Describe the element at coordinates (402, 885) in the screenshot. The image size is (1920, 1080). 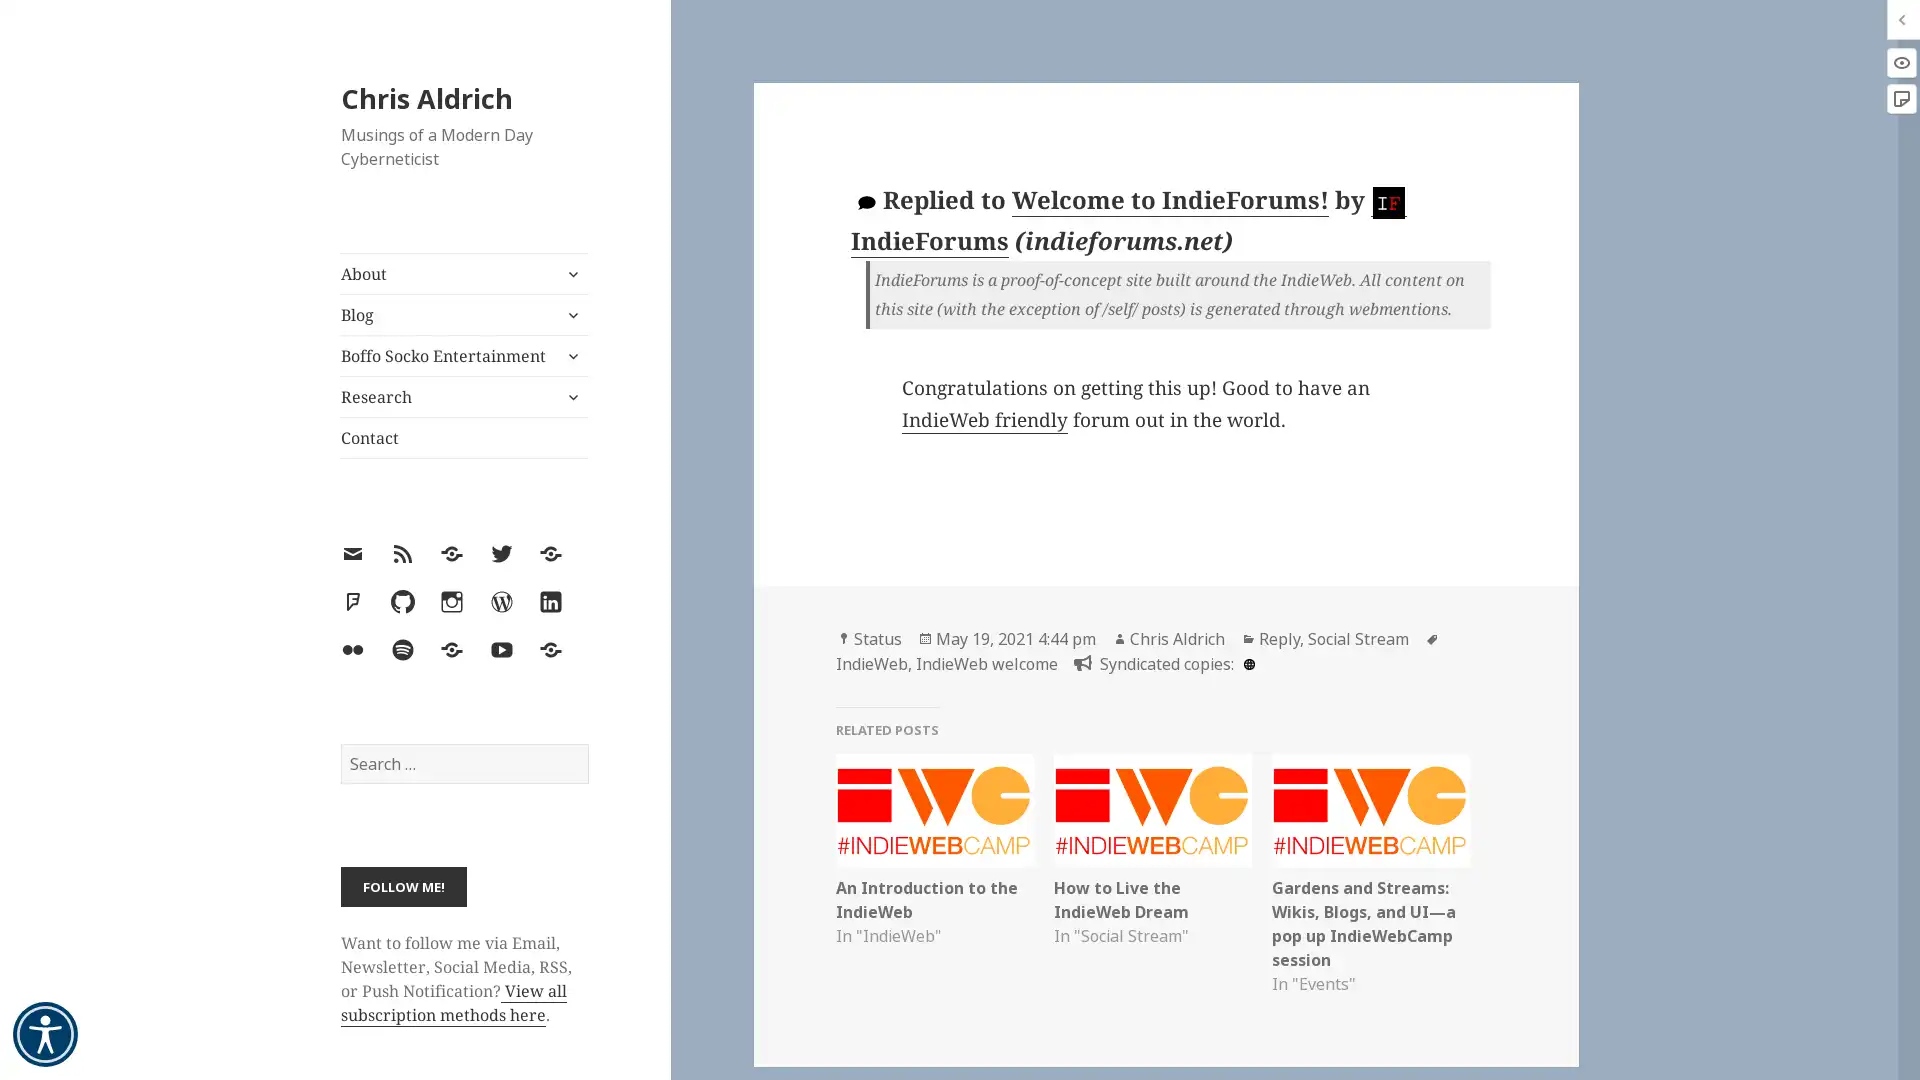
I see `Follow Me!` at that location.